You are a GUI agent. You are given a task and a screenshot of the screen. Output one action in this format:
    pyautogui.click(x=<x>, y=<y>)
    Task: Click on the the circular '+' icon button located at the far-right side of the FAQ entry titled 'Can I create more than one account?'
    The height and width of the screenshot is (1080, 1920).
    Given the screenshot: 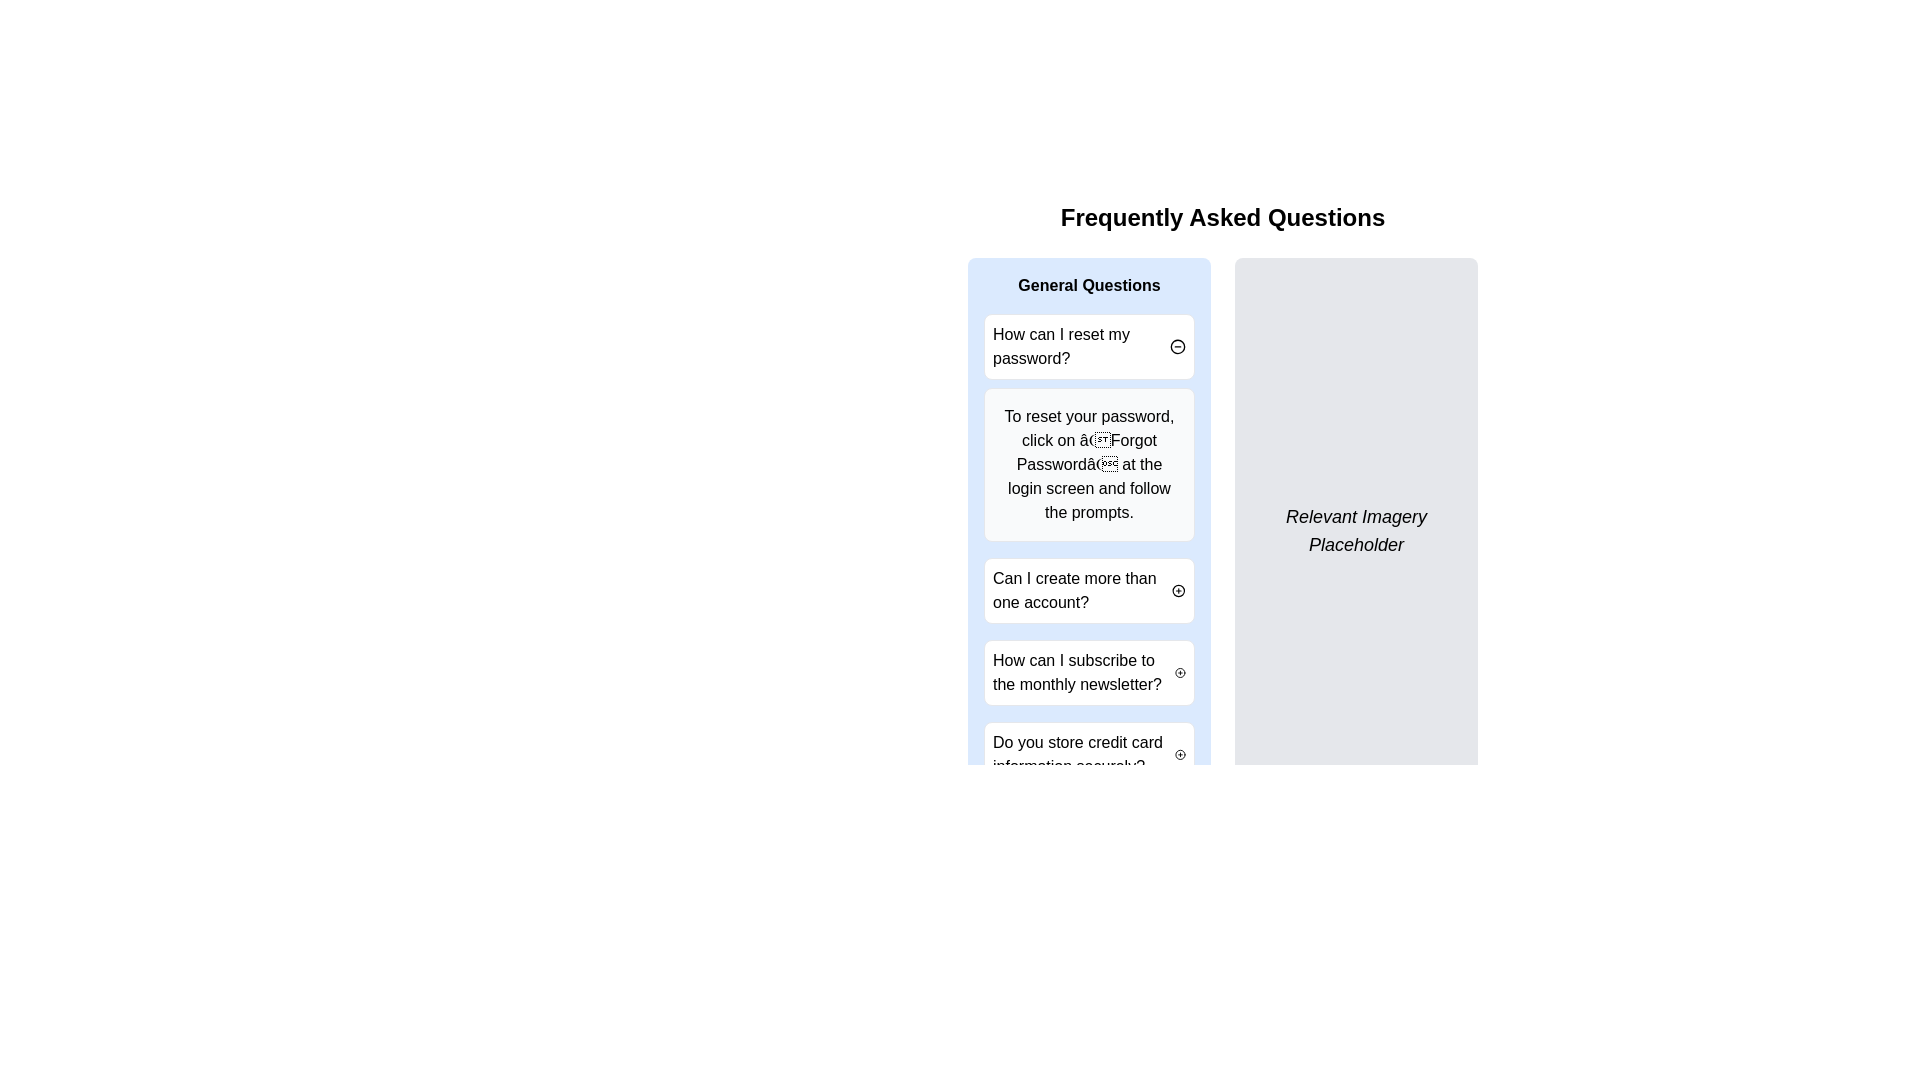 What is the action you would take?
    pyautogui.click(x=1179, y=589)
    